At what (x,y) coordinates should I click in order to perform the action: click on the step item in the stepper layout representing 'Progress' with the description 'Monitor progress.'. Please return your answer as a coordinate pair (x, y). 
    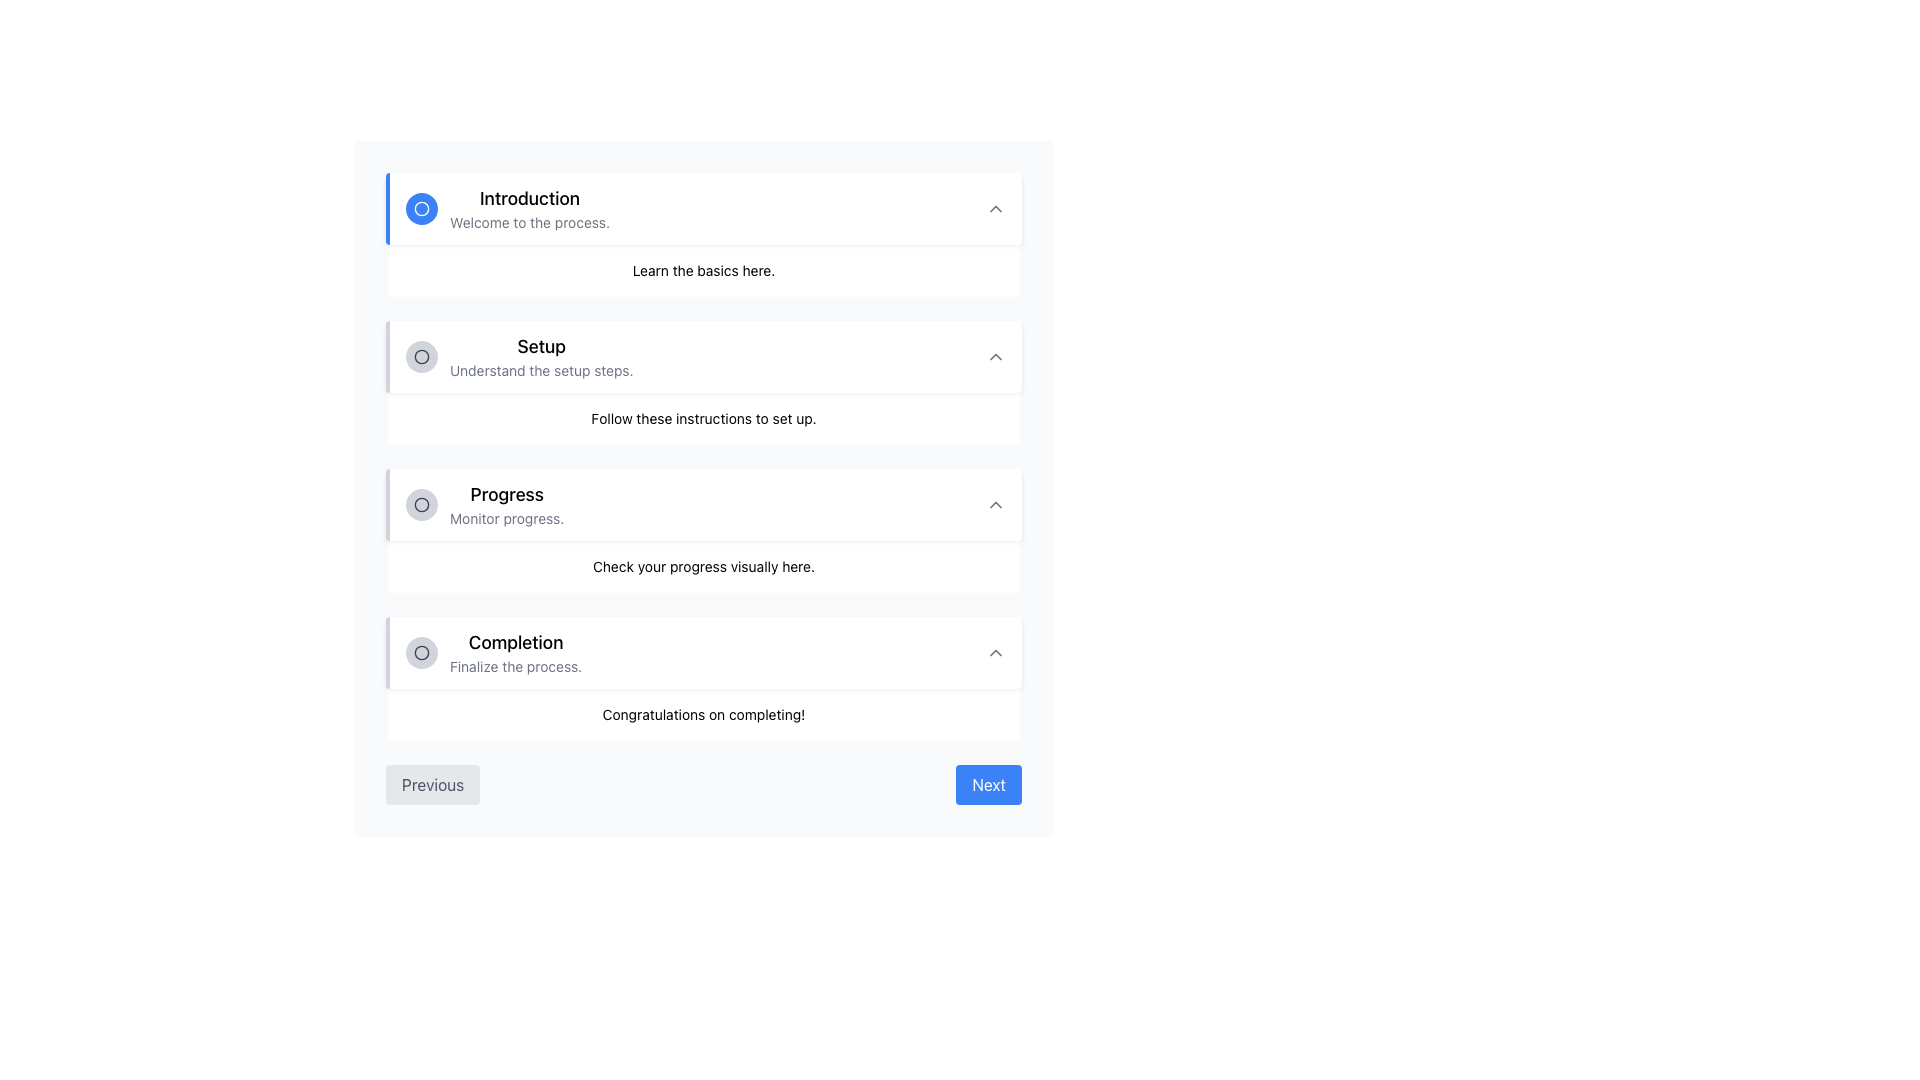
    Looking at the image, I should click on (485, 504).